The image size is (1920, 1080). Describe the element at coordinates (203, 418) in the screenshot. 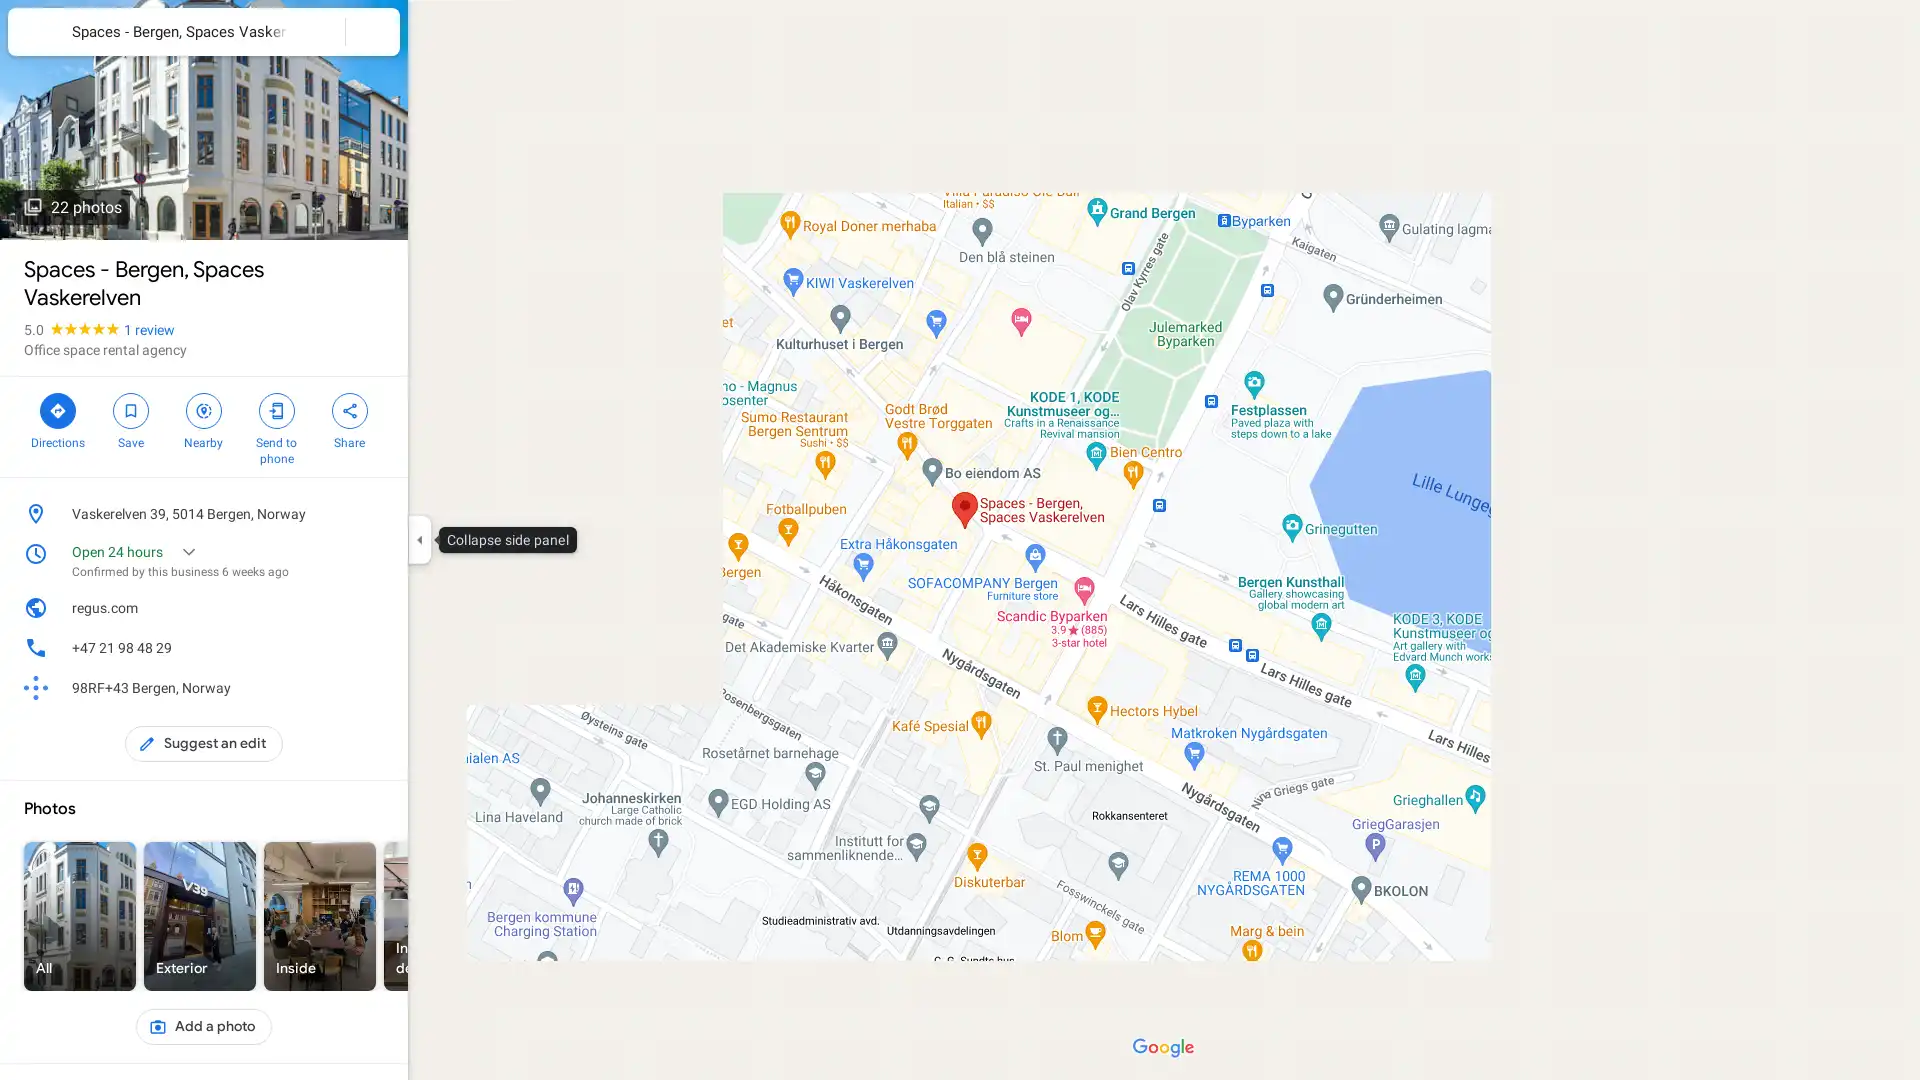

I see `Search nearby Spaces - Bergen, Spaces Vaskerelven` at that location.